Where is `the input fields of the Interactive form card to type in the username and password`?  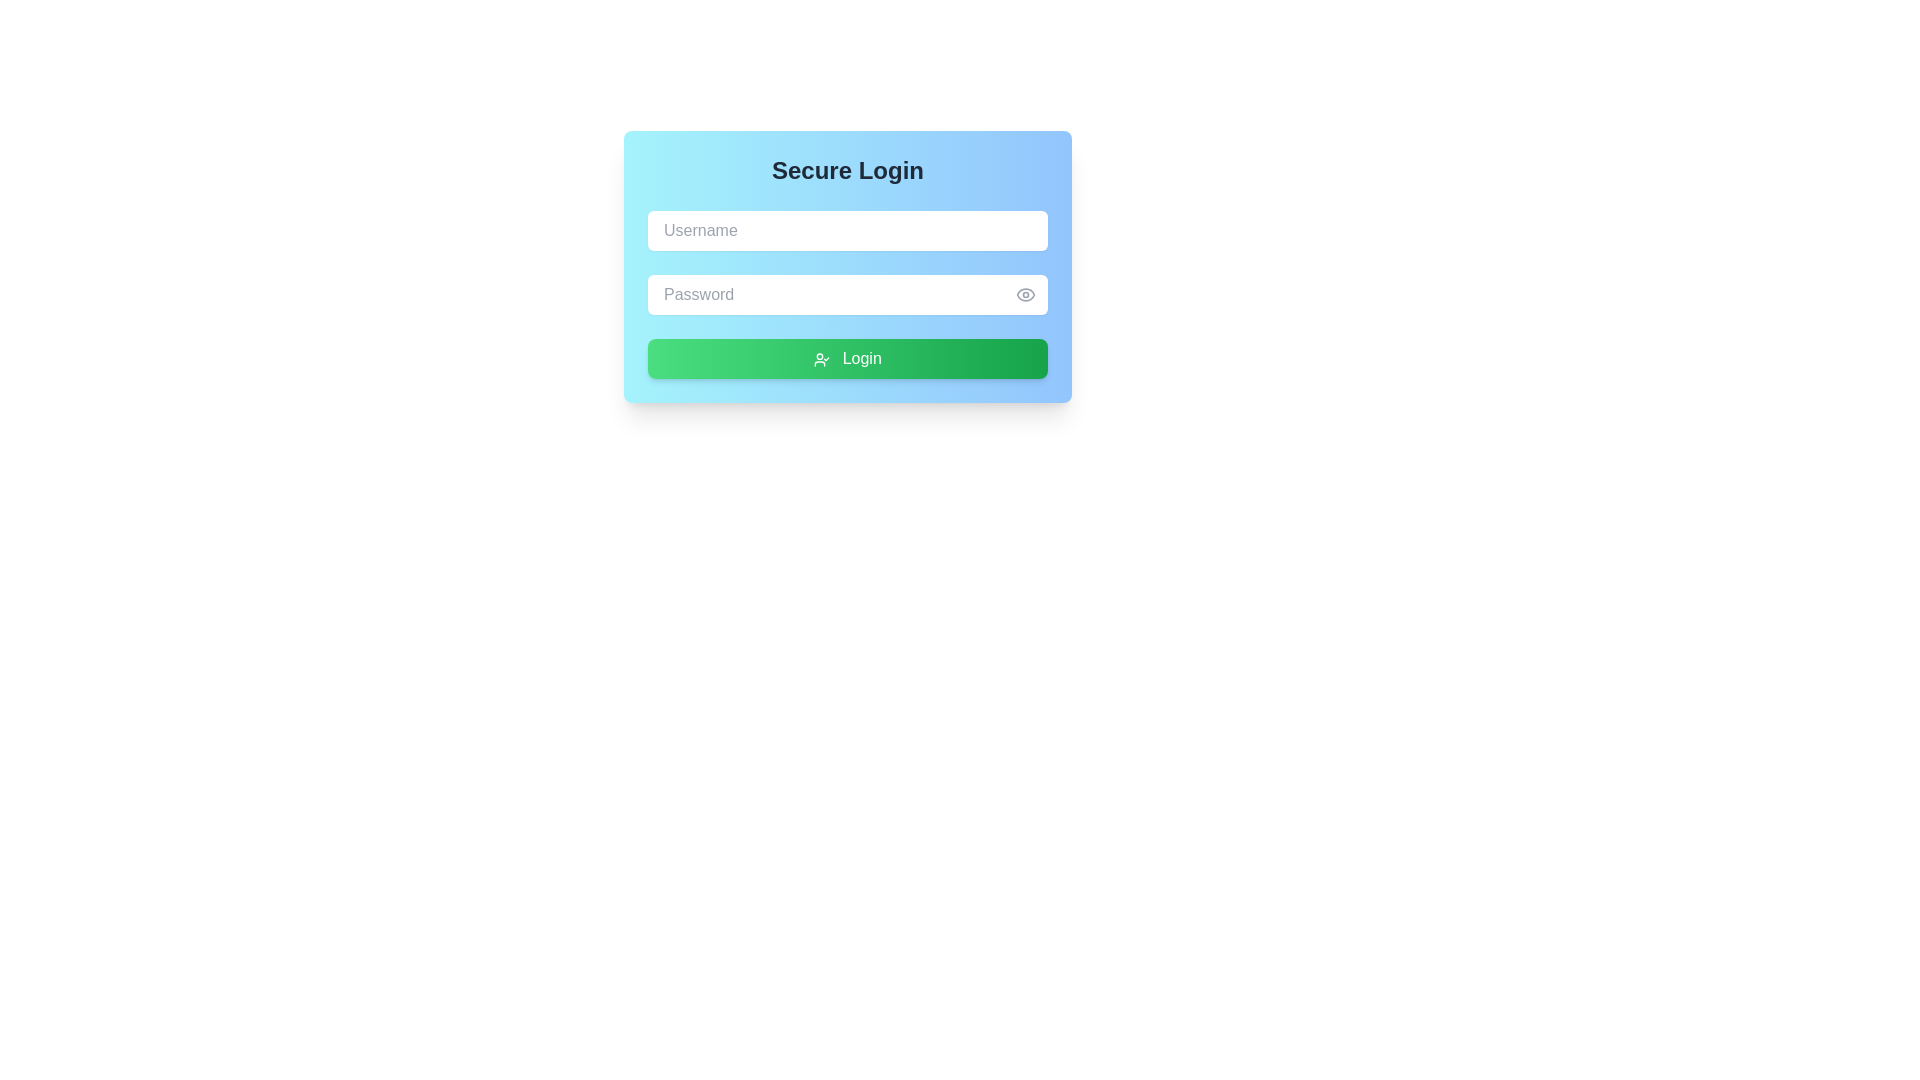 the input fields of the Interactive form card to type in the username and password is located at coordinates (848, 265).